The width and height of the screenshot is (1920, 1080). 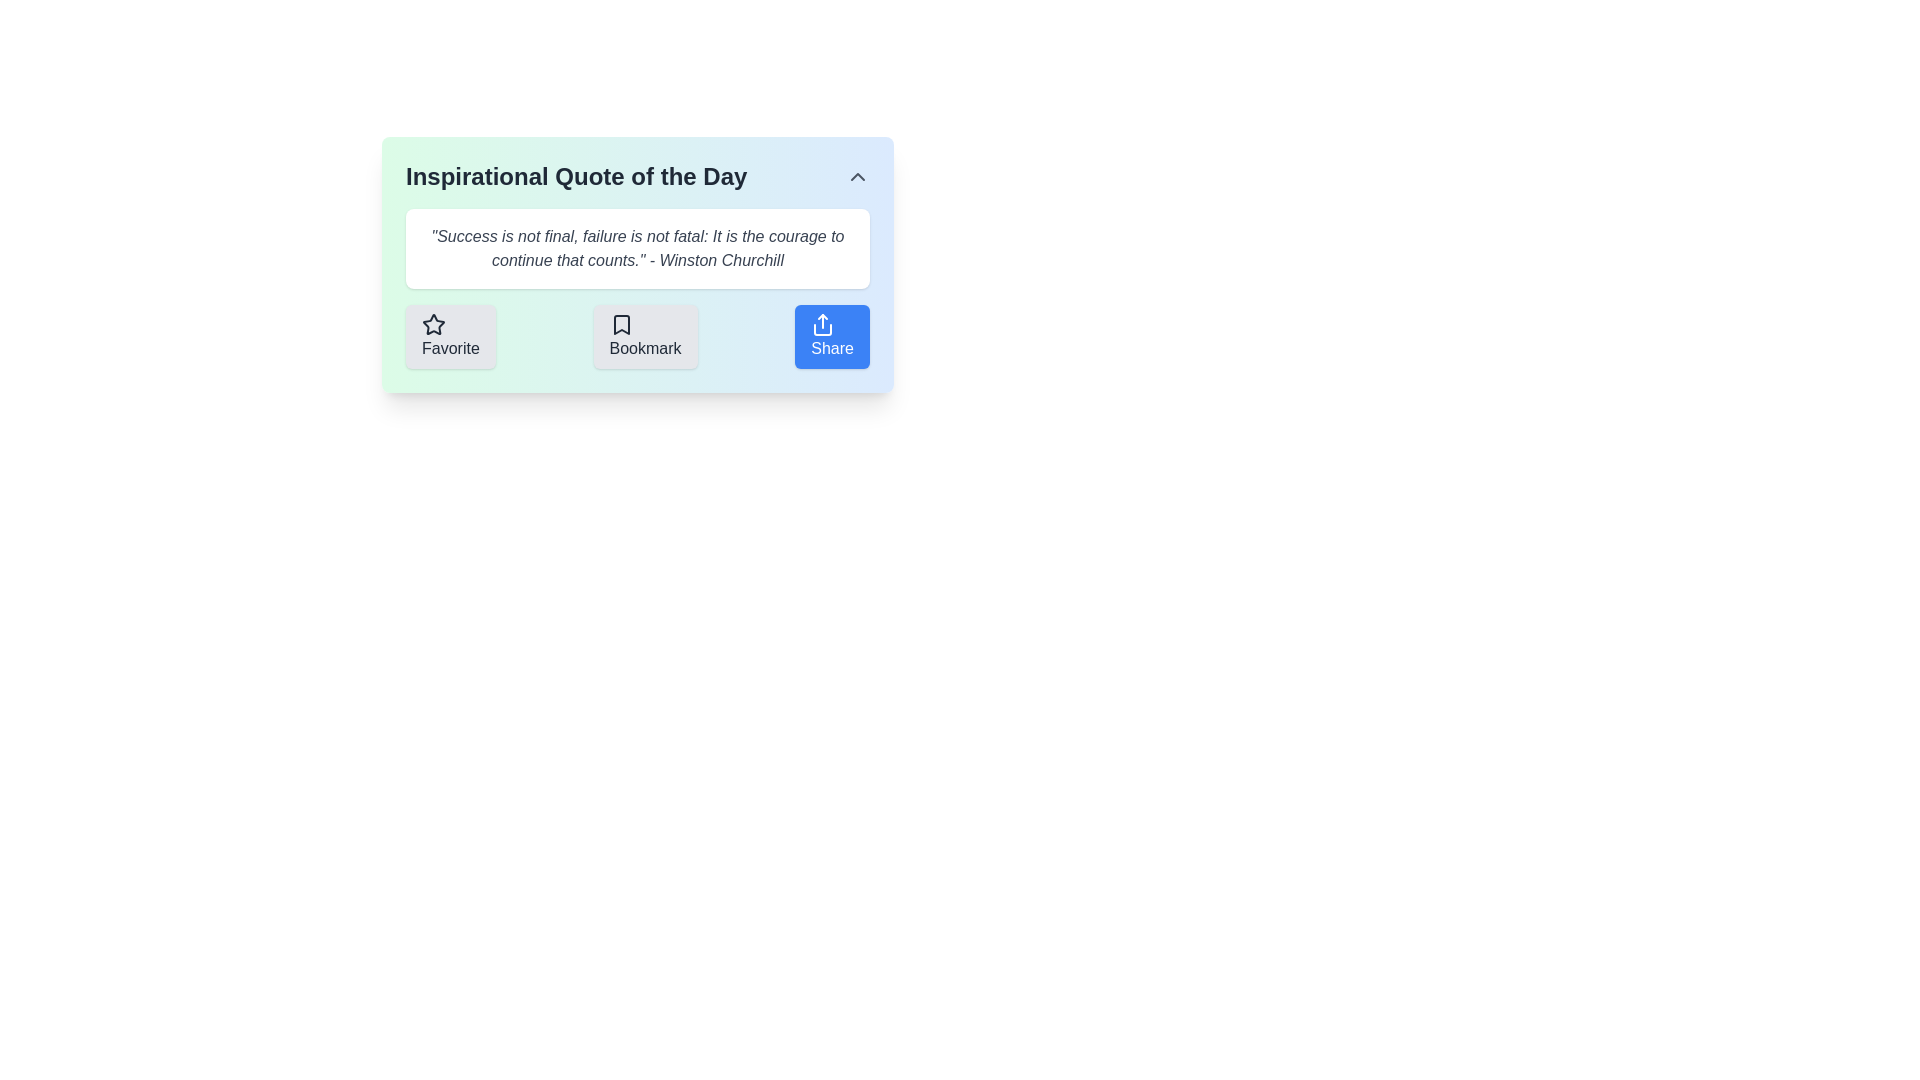 I want to click on the 'Favorite' button, so click(x=449, y=335).